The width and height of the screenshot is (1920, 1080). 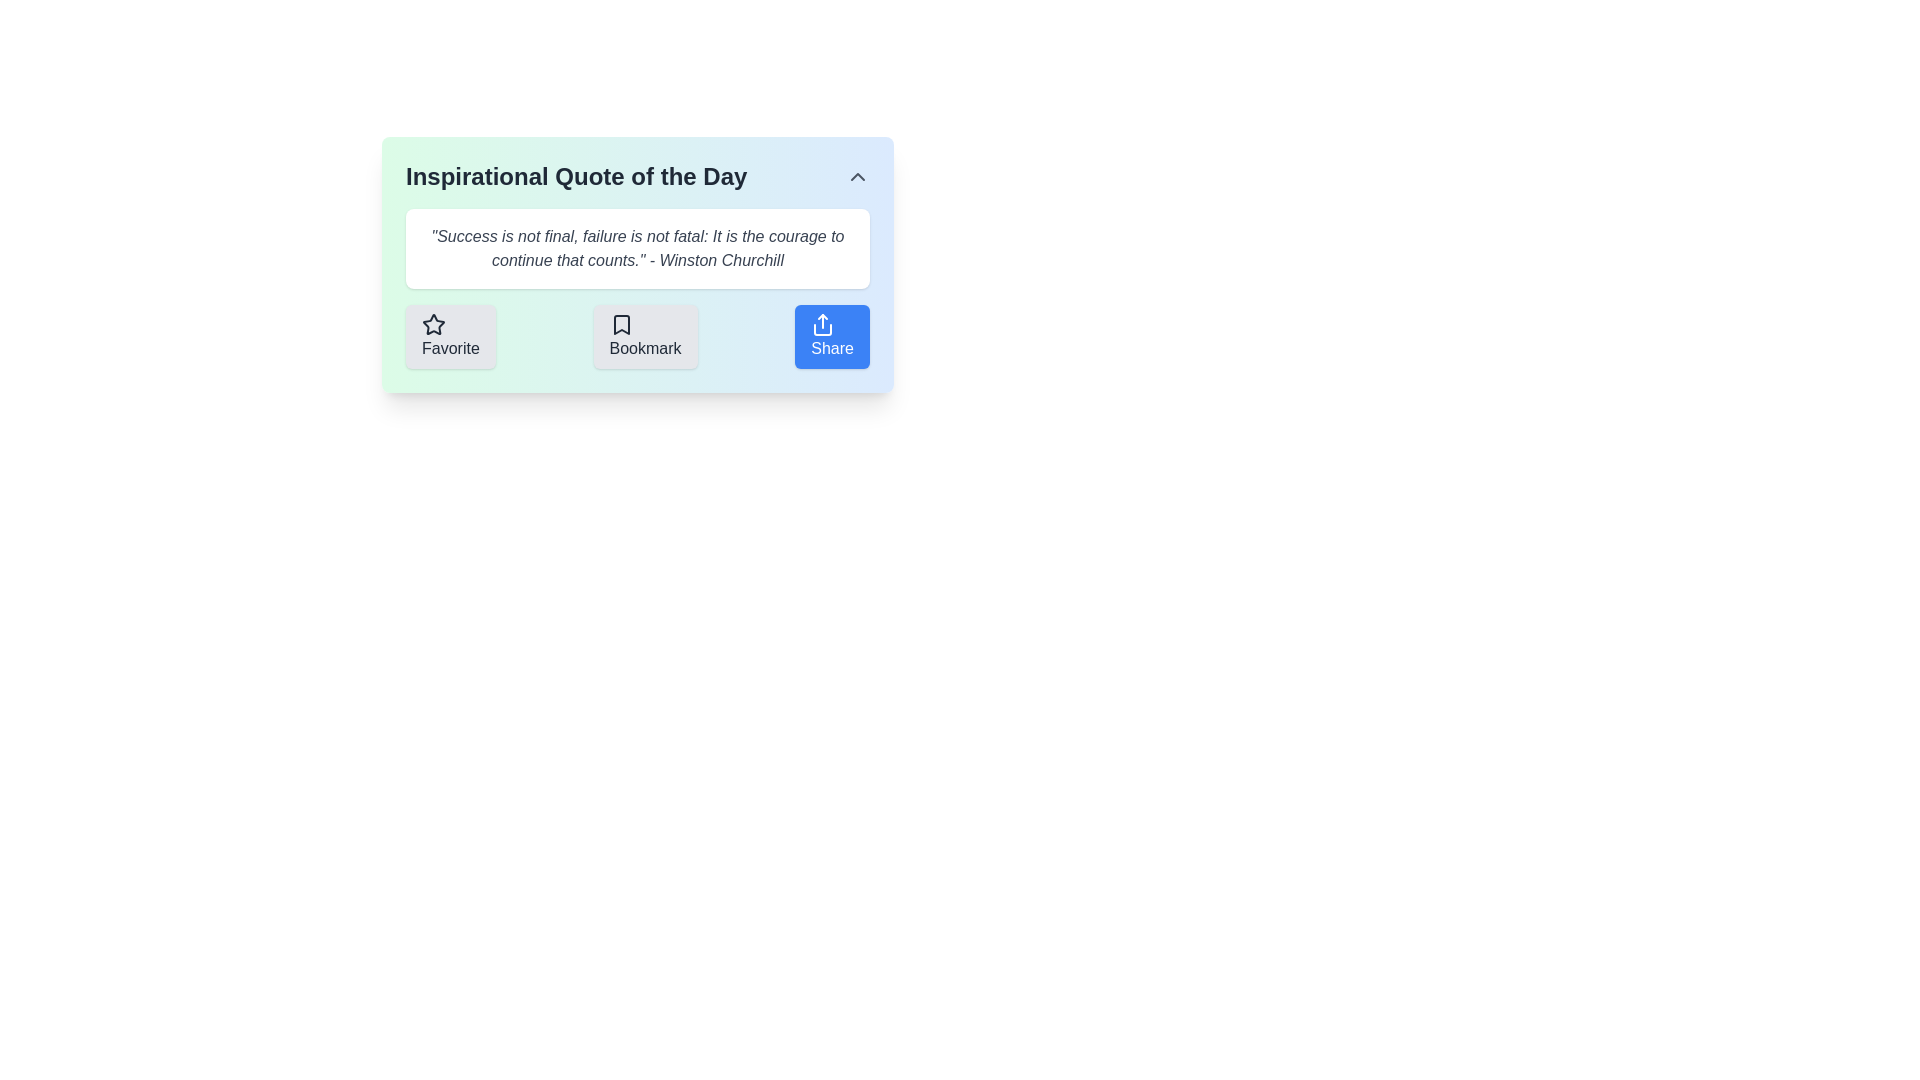 I want to click on the 'Favorite' button, so click(x=449, y=335).